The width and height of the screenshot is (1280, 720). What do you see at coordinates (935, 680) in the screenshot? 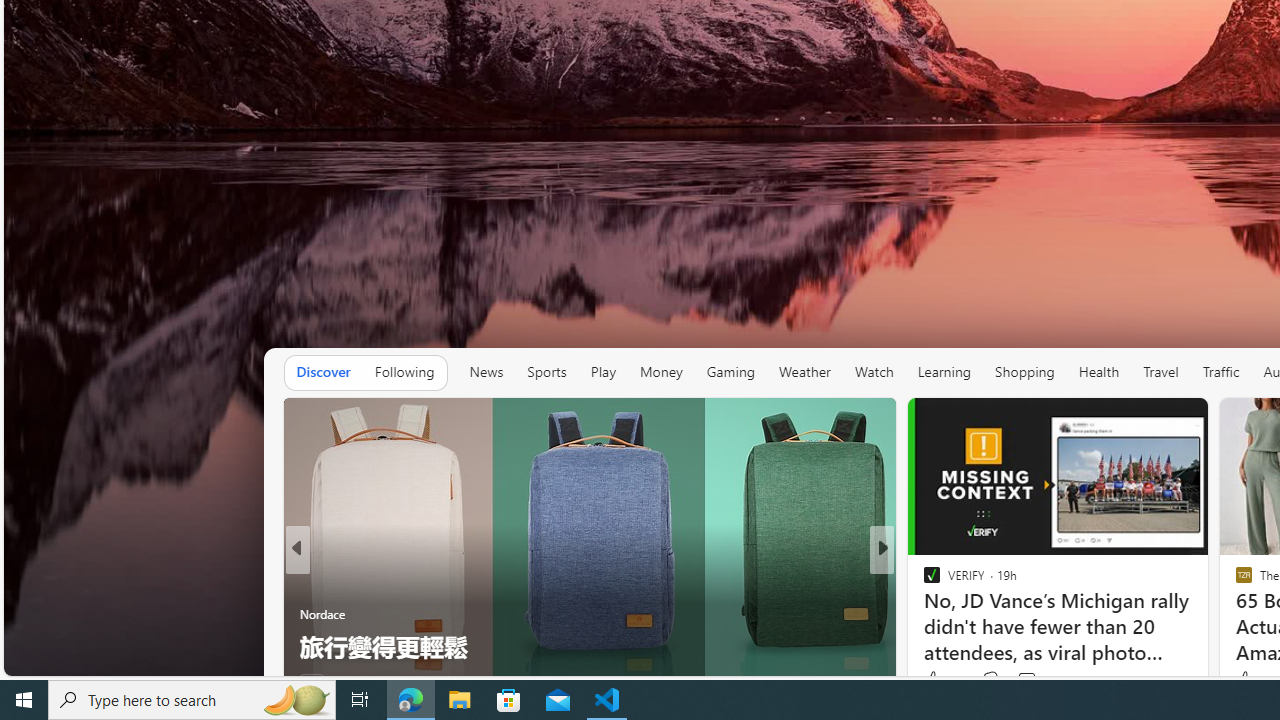
I see `'141 Like'` at bounding box center [935, 680].